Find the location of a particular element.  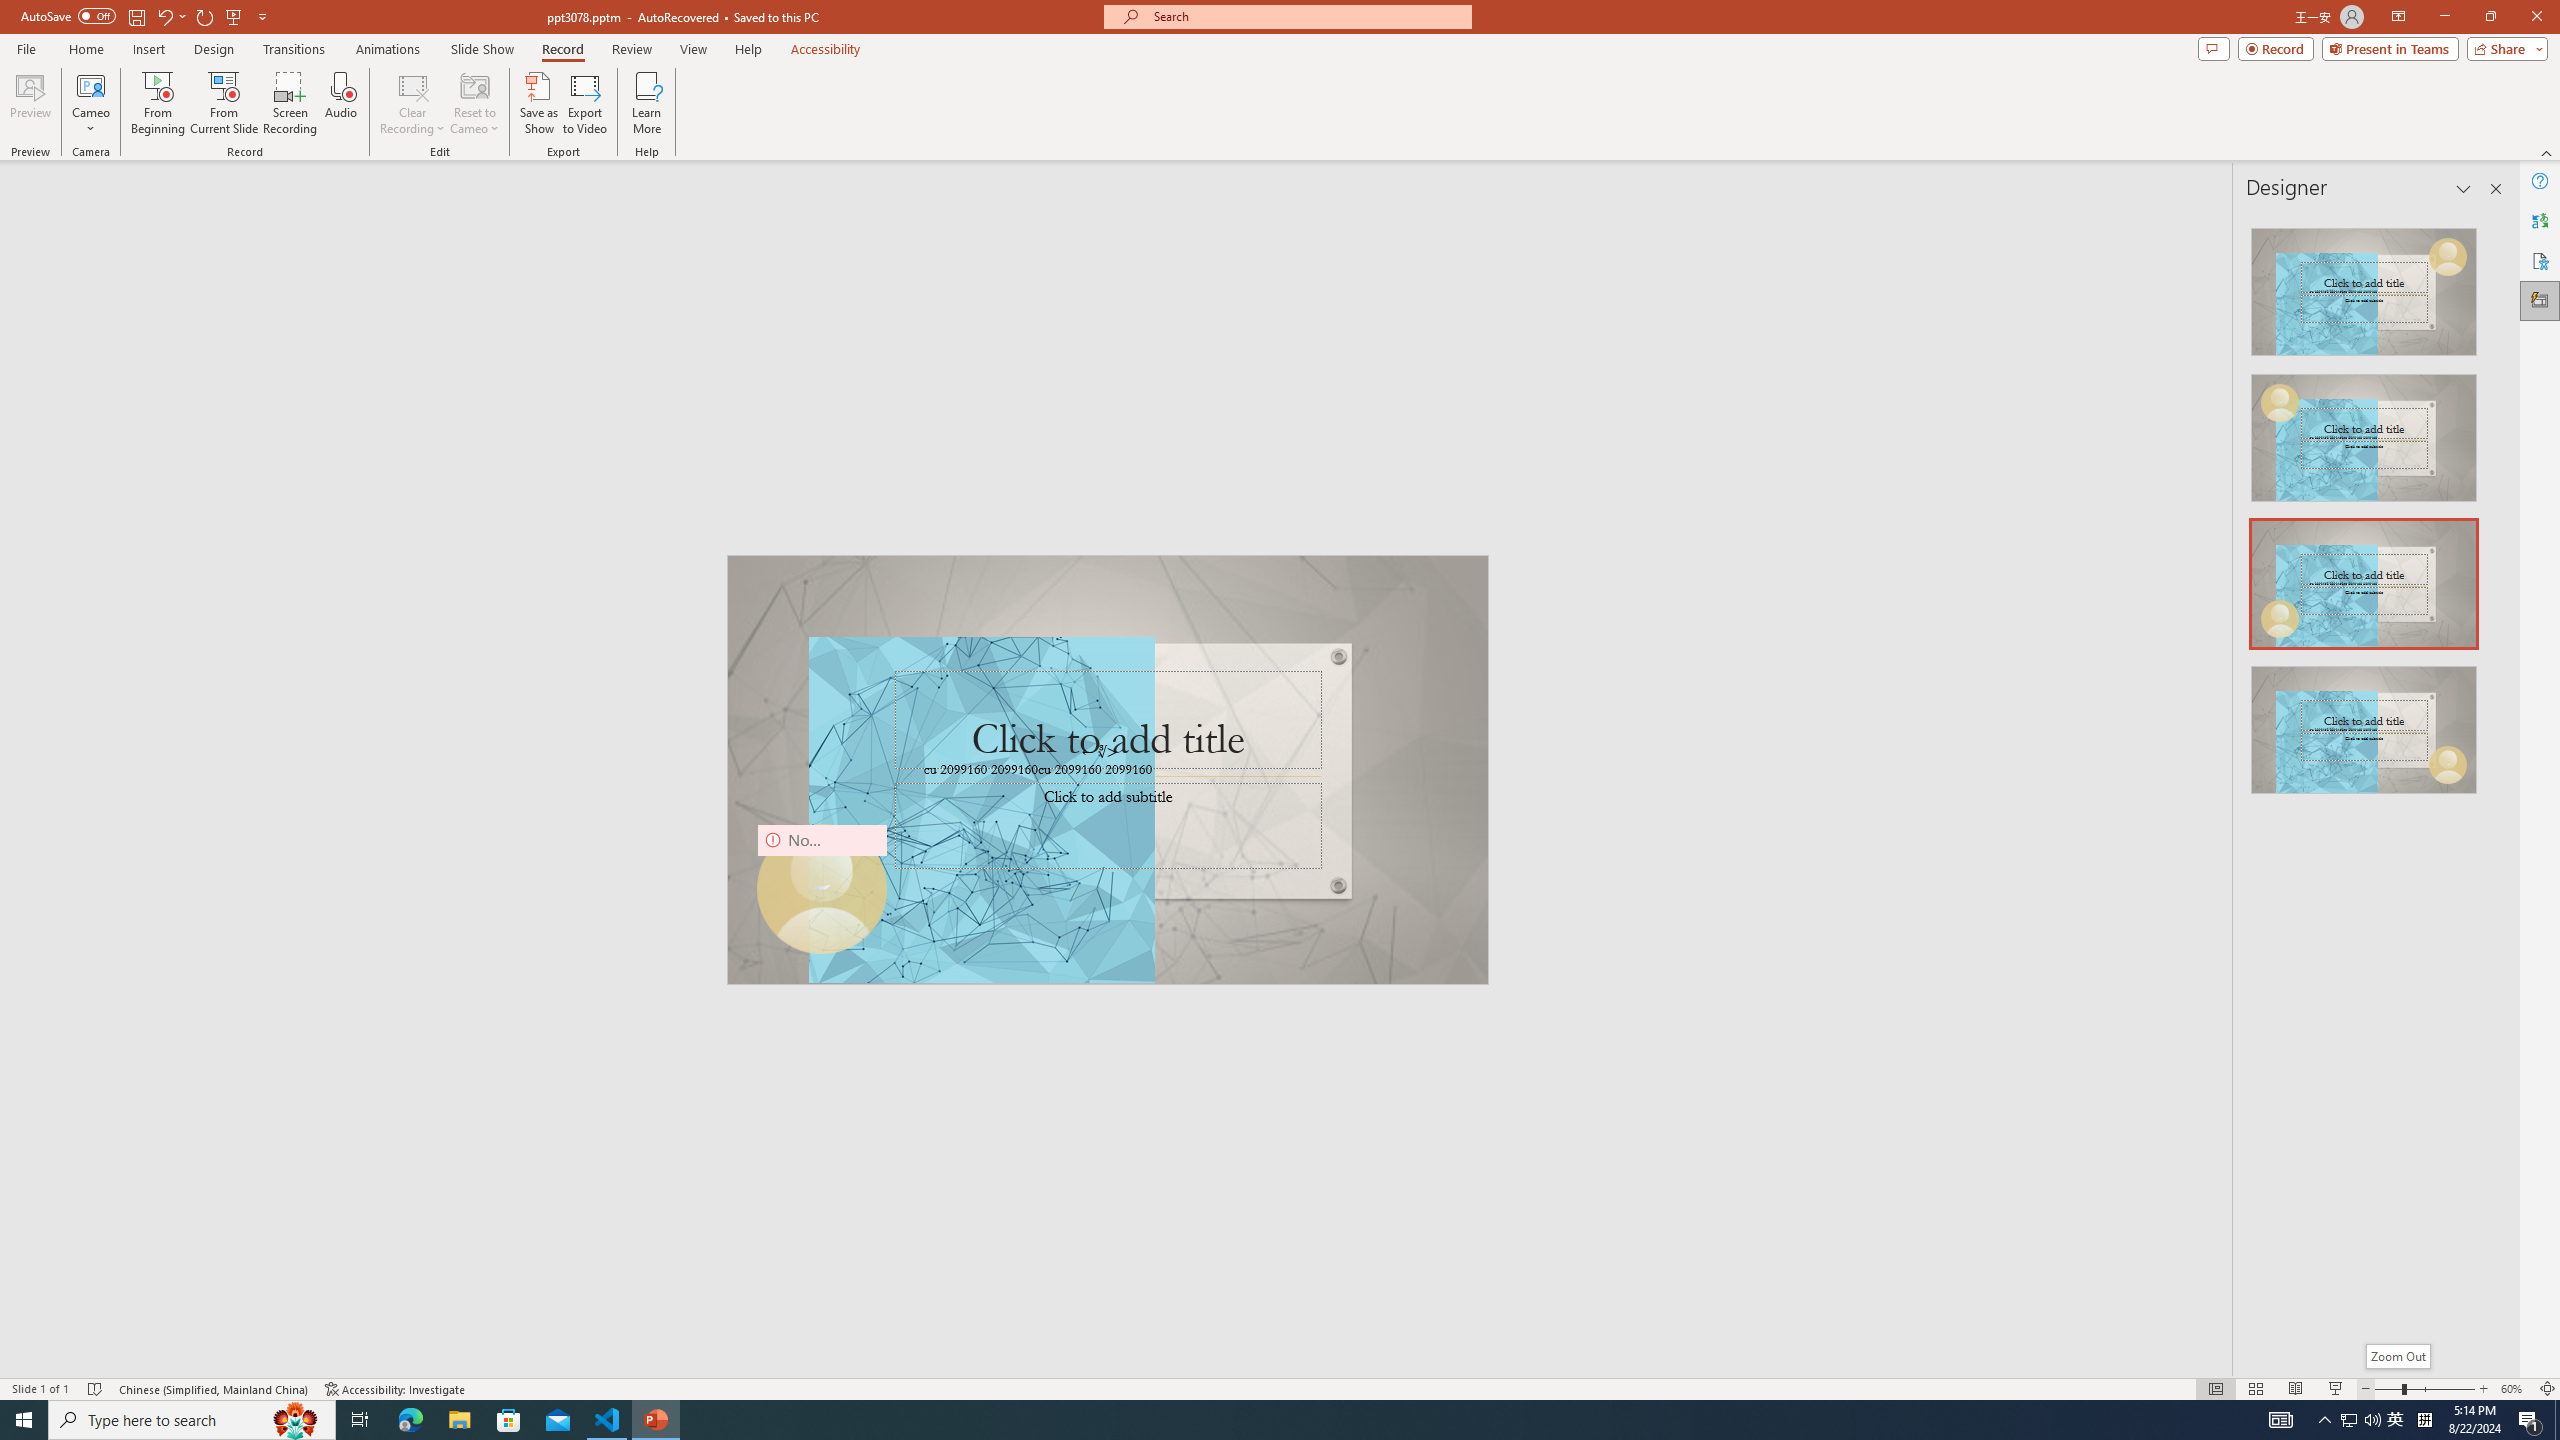

'Home' is located at coordinates (85, 49).